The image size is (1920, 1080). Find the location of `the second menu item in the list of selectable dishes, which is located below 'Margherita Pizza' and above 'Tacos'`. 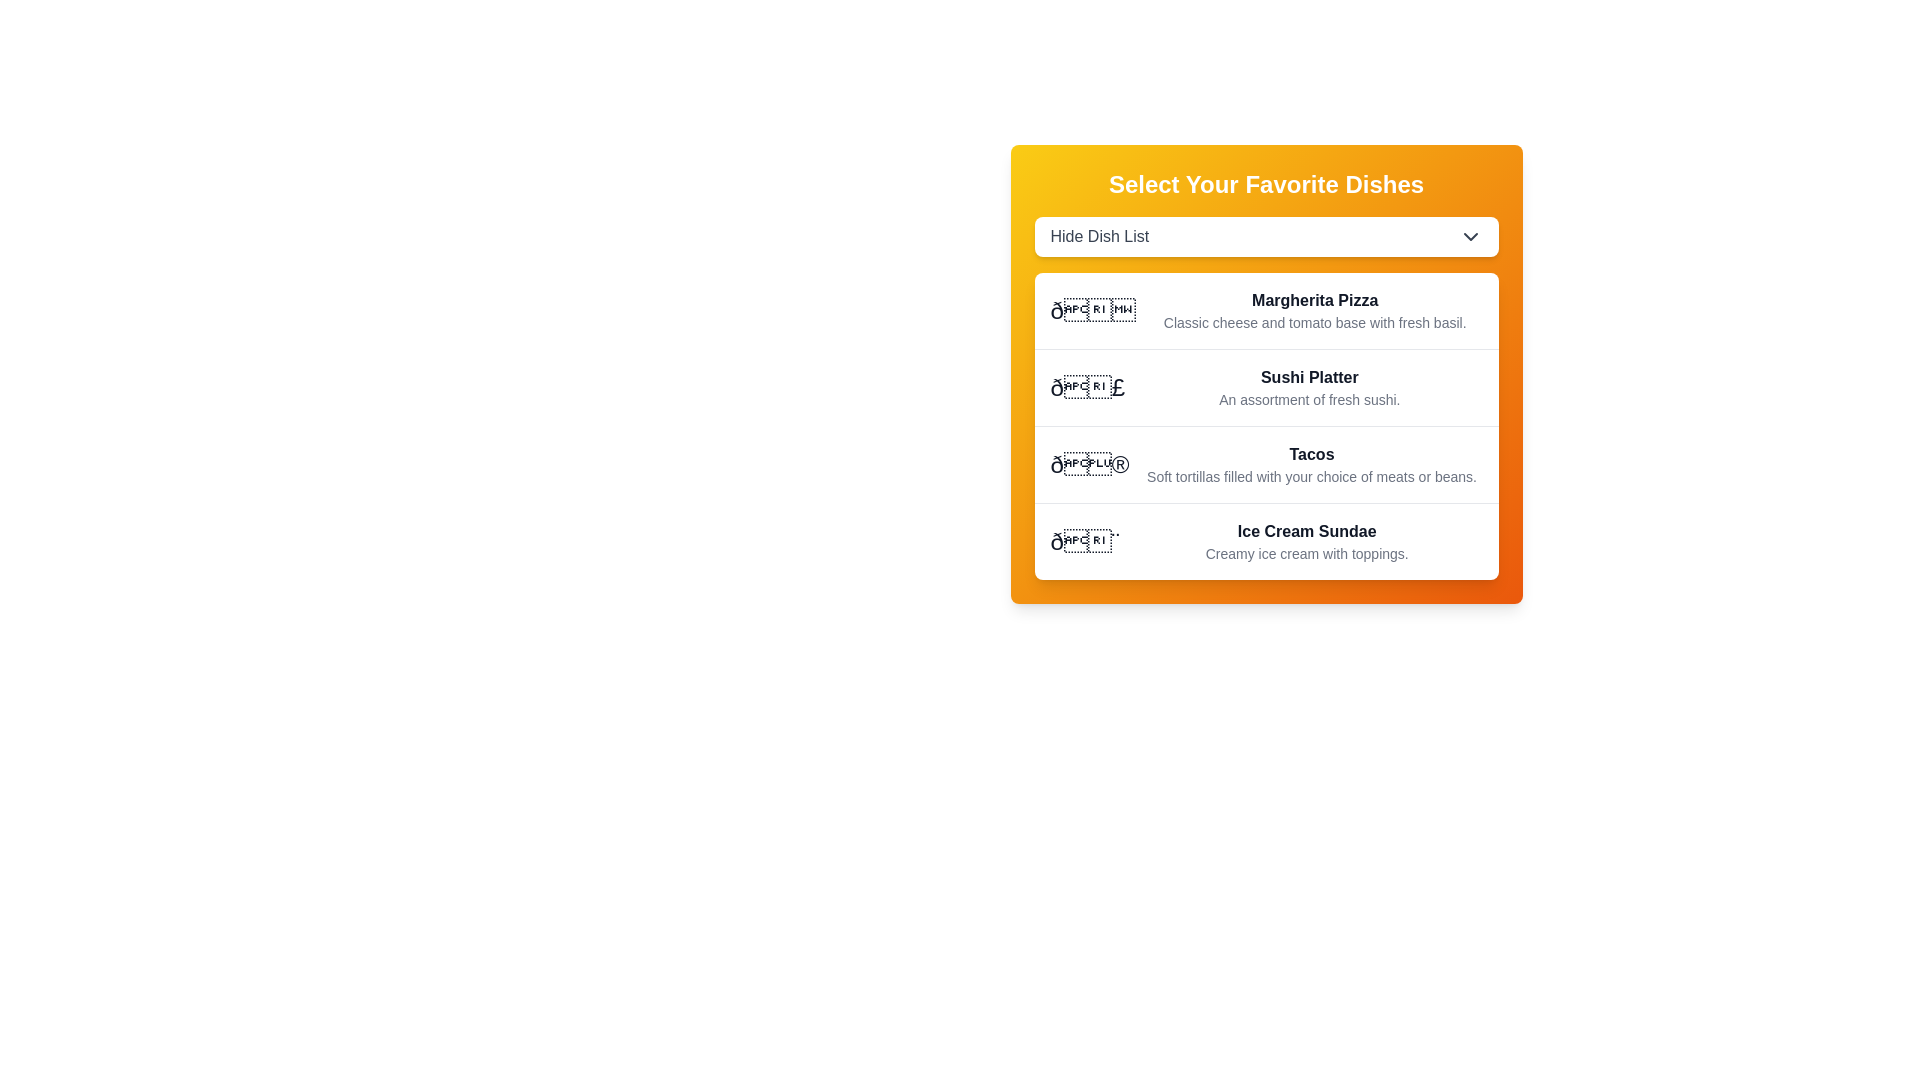

the second menu item in the list of selectable dishes, which is located below 'Margherita Pizza' and above 'Tacos' is located at coordinates (1265, 387).